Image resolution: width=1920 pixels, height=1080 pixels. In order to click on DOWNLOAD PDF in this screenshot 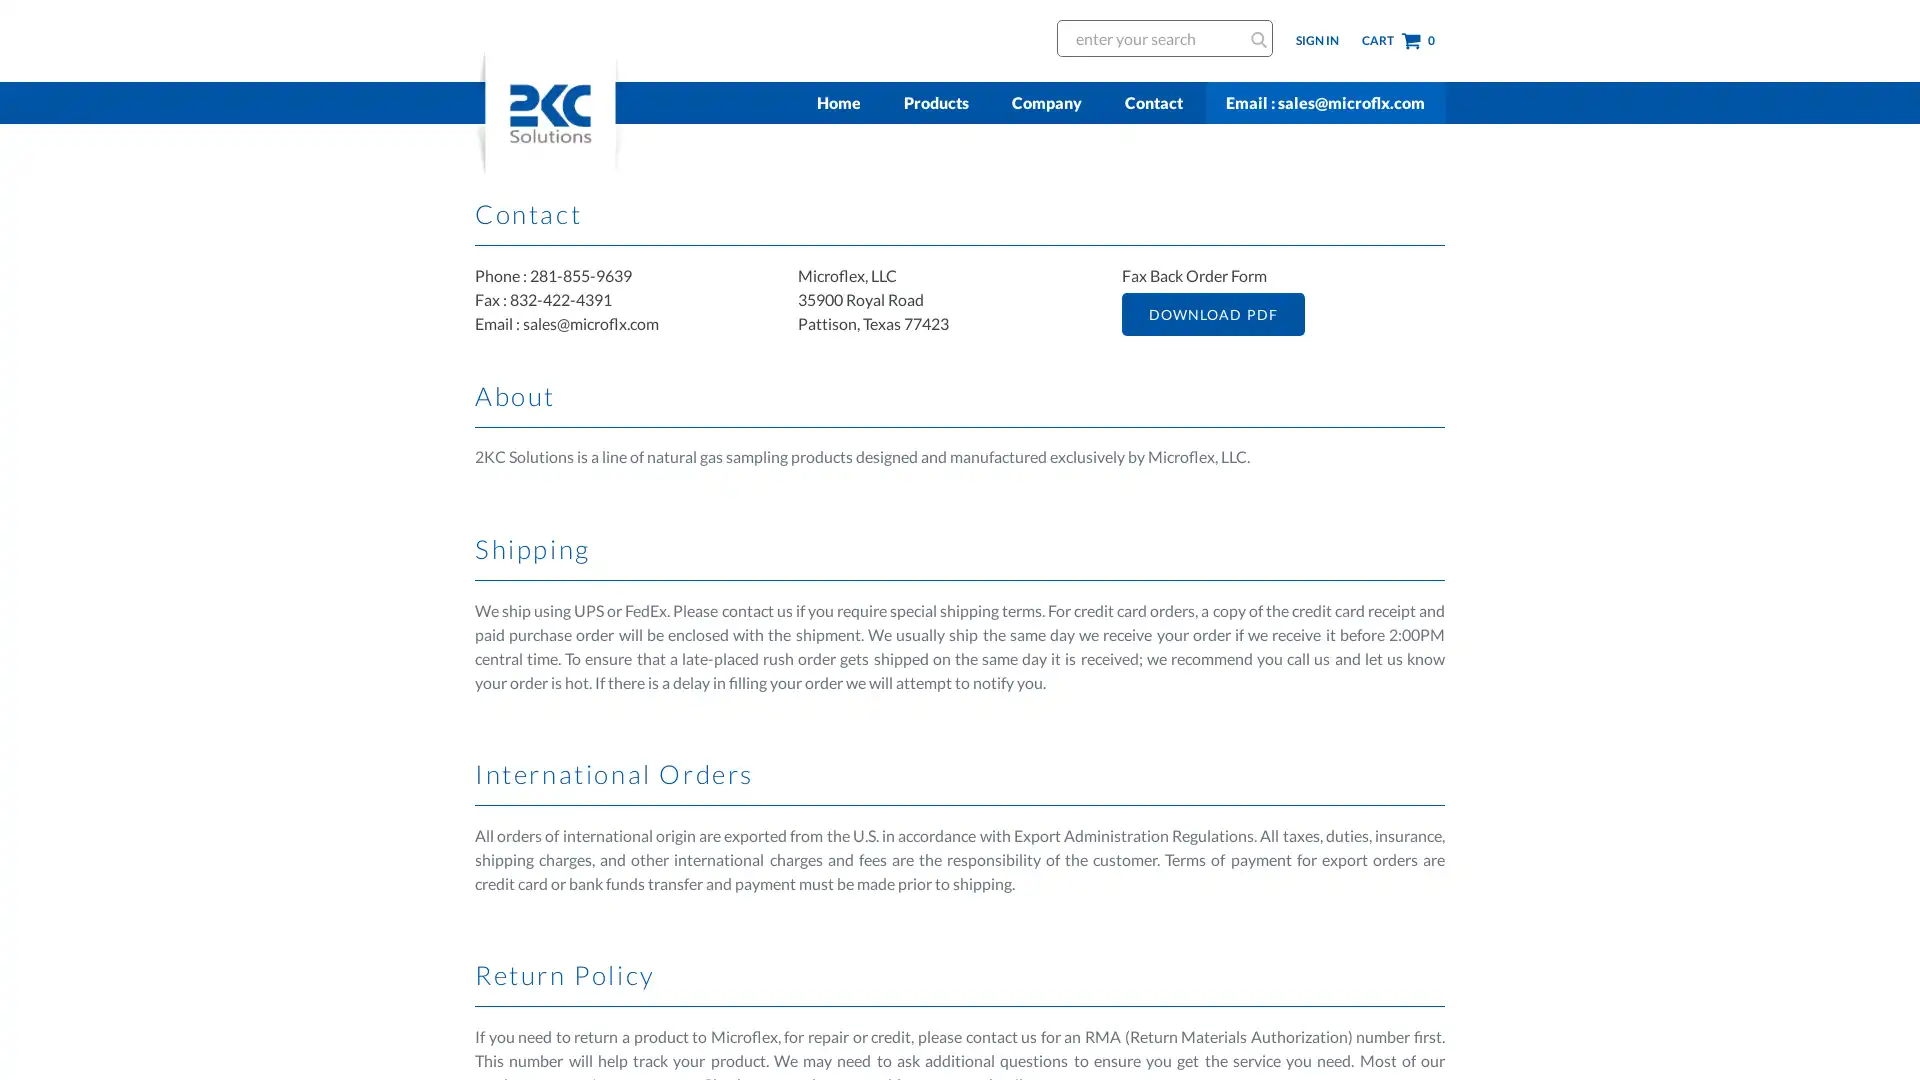, I will do `click(1212, 313)`.